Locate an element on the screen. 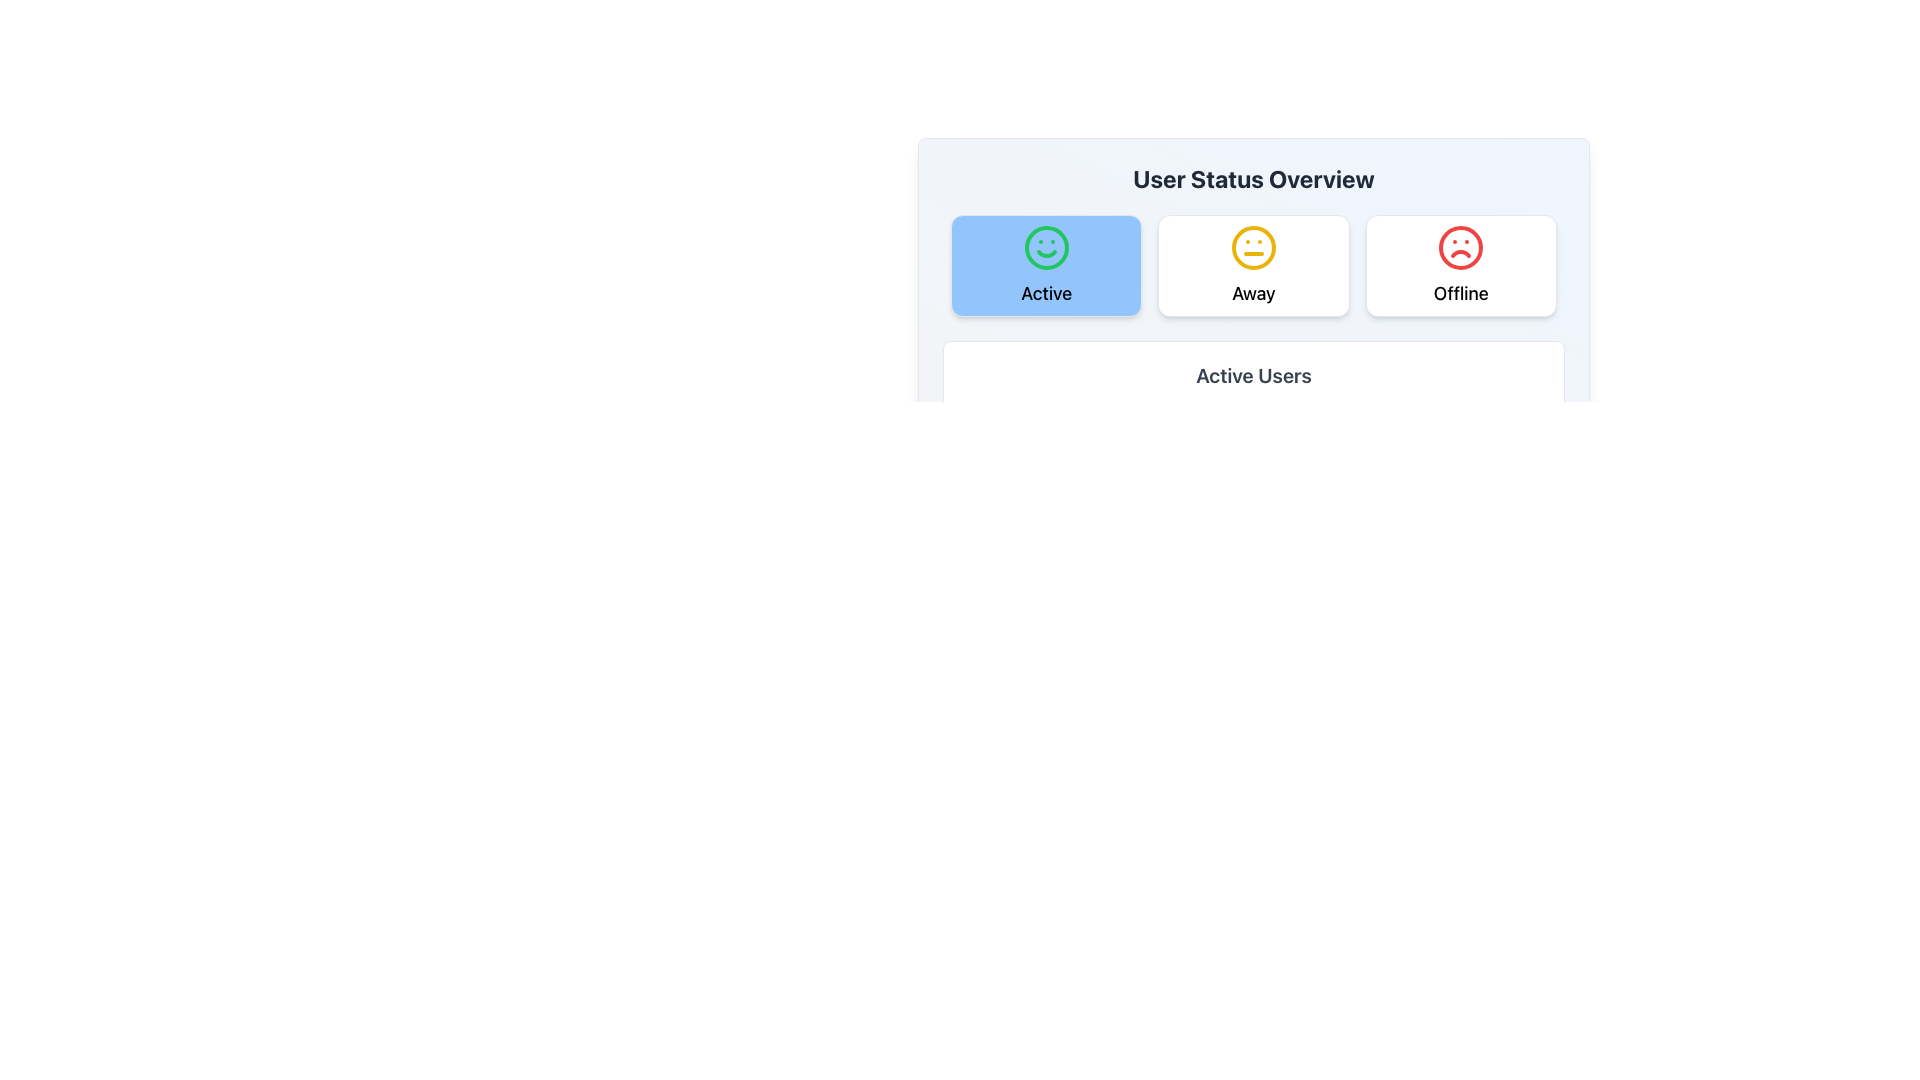  the 'Offline' text label displayed in bold black font, positioned below the red sad face icon in the user status card is located at coordinates (1461, 293).